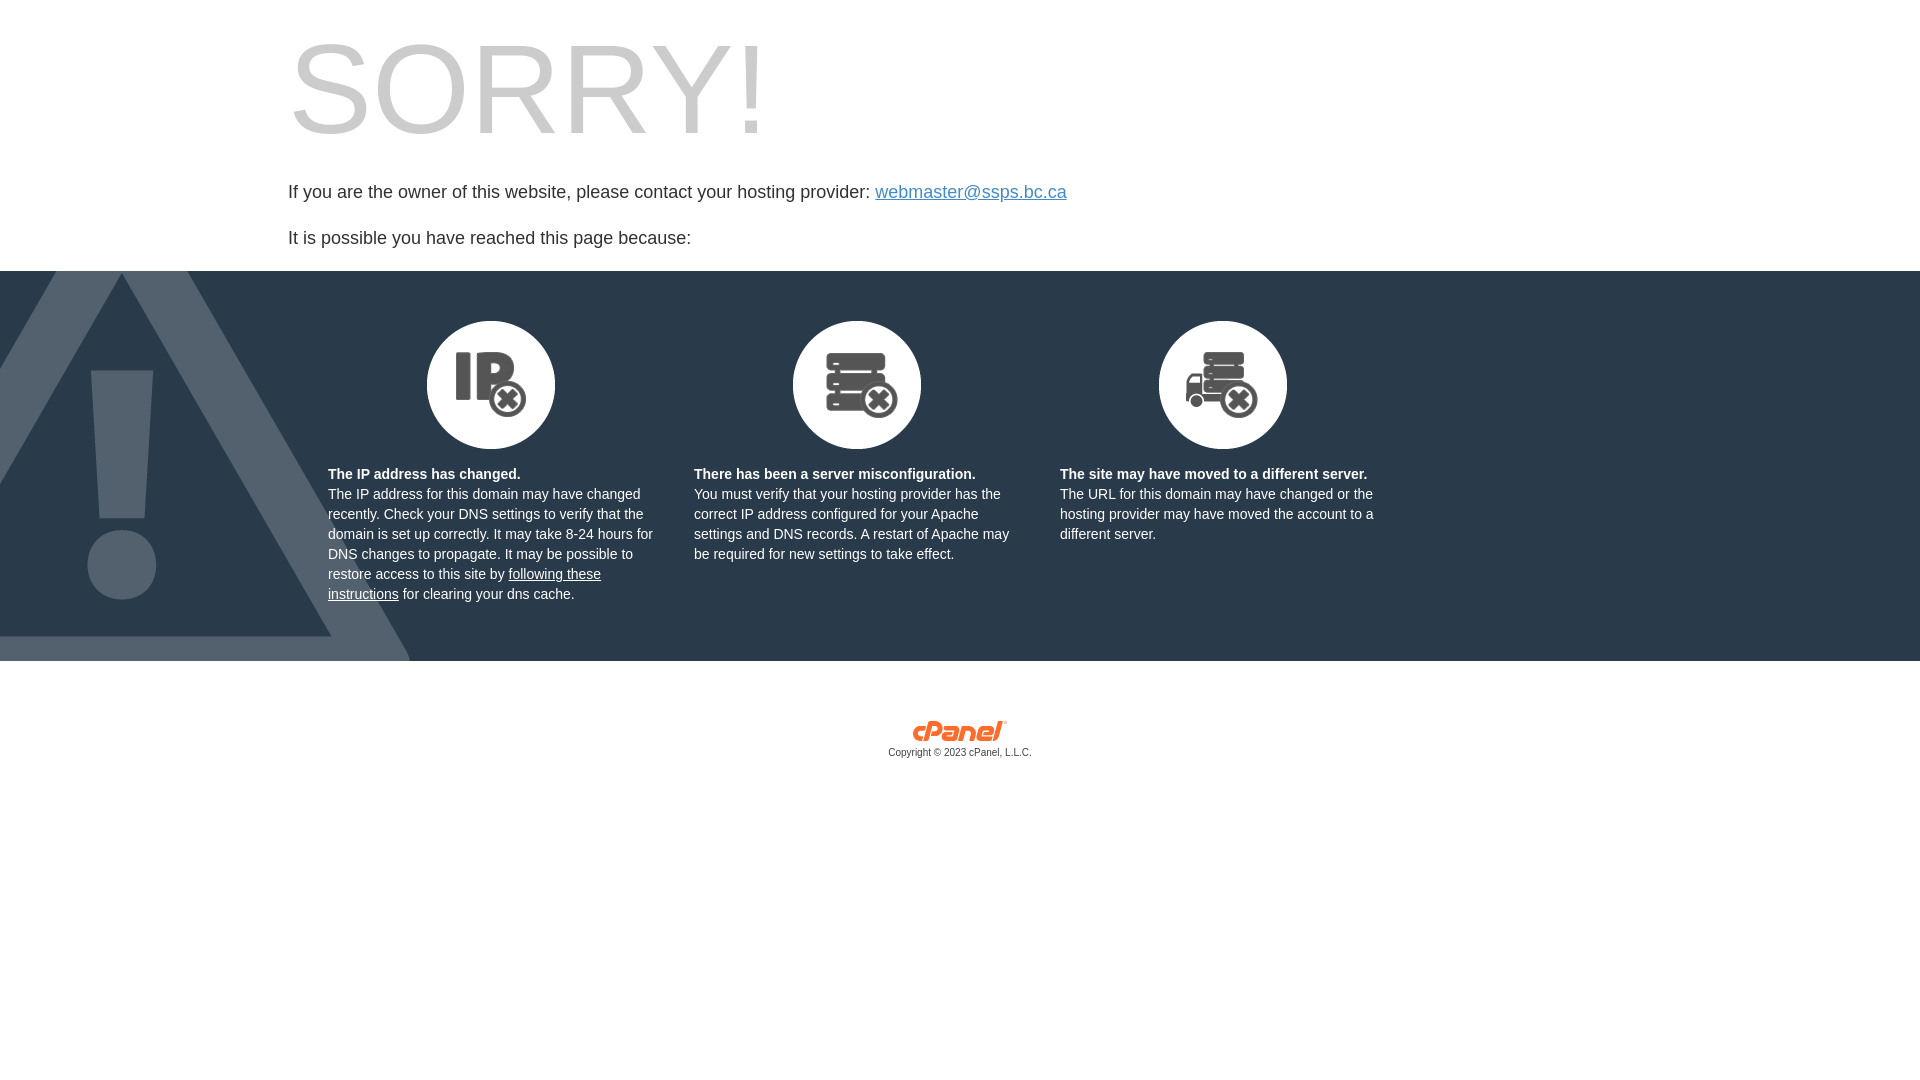 The width and height of the screenshot is (1920, 1080). What do you see at coordinates (970, 192) in the screenshot?
I see `'webmaster@ssps.bc.ca'` at bounding box center [970, 192].